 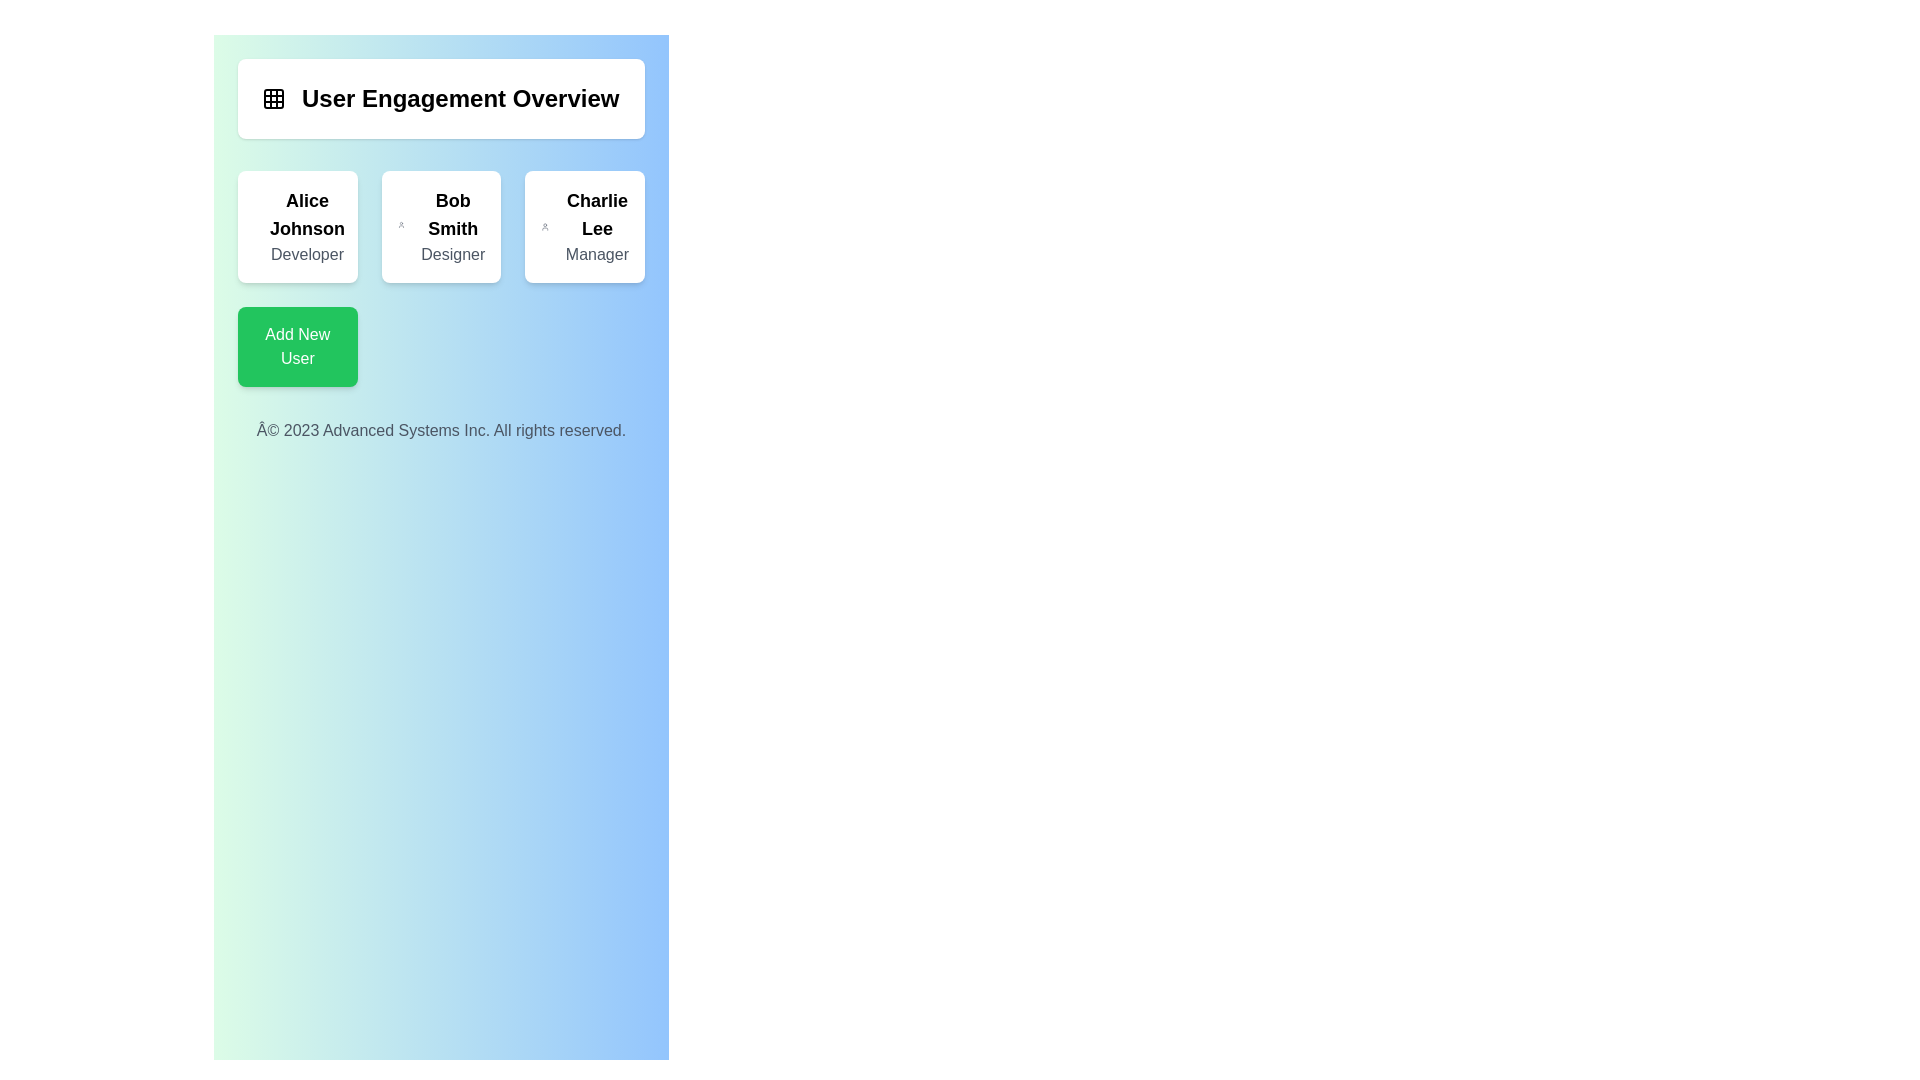 What do you see at coordinates (272, 99) in the screenshot?
I see `the central square of the 3x3 grid icon in the top header section, which is visually aligned with the 'User Engagement Overview' label` at bounding box center [272, 99].